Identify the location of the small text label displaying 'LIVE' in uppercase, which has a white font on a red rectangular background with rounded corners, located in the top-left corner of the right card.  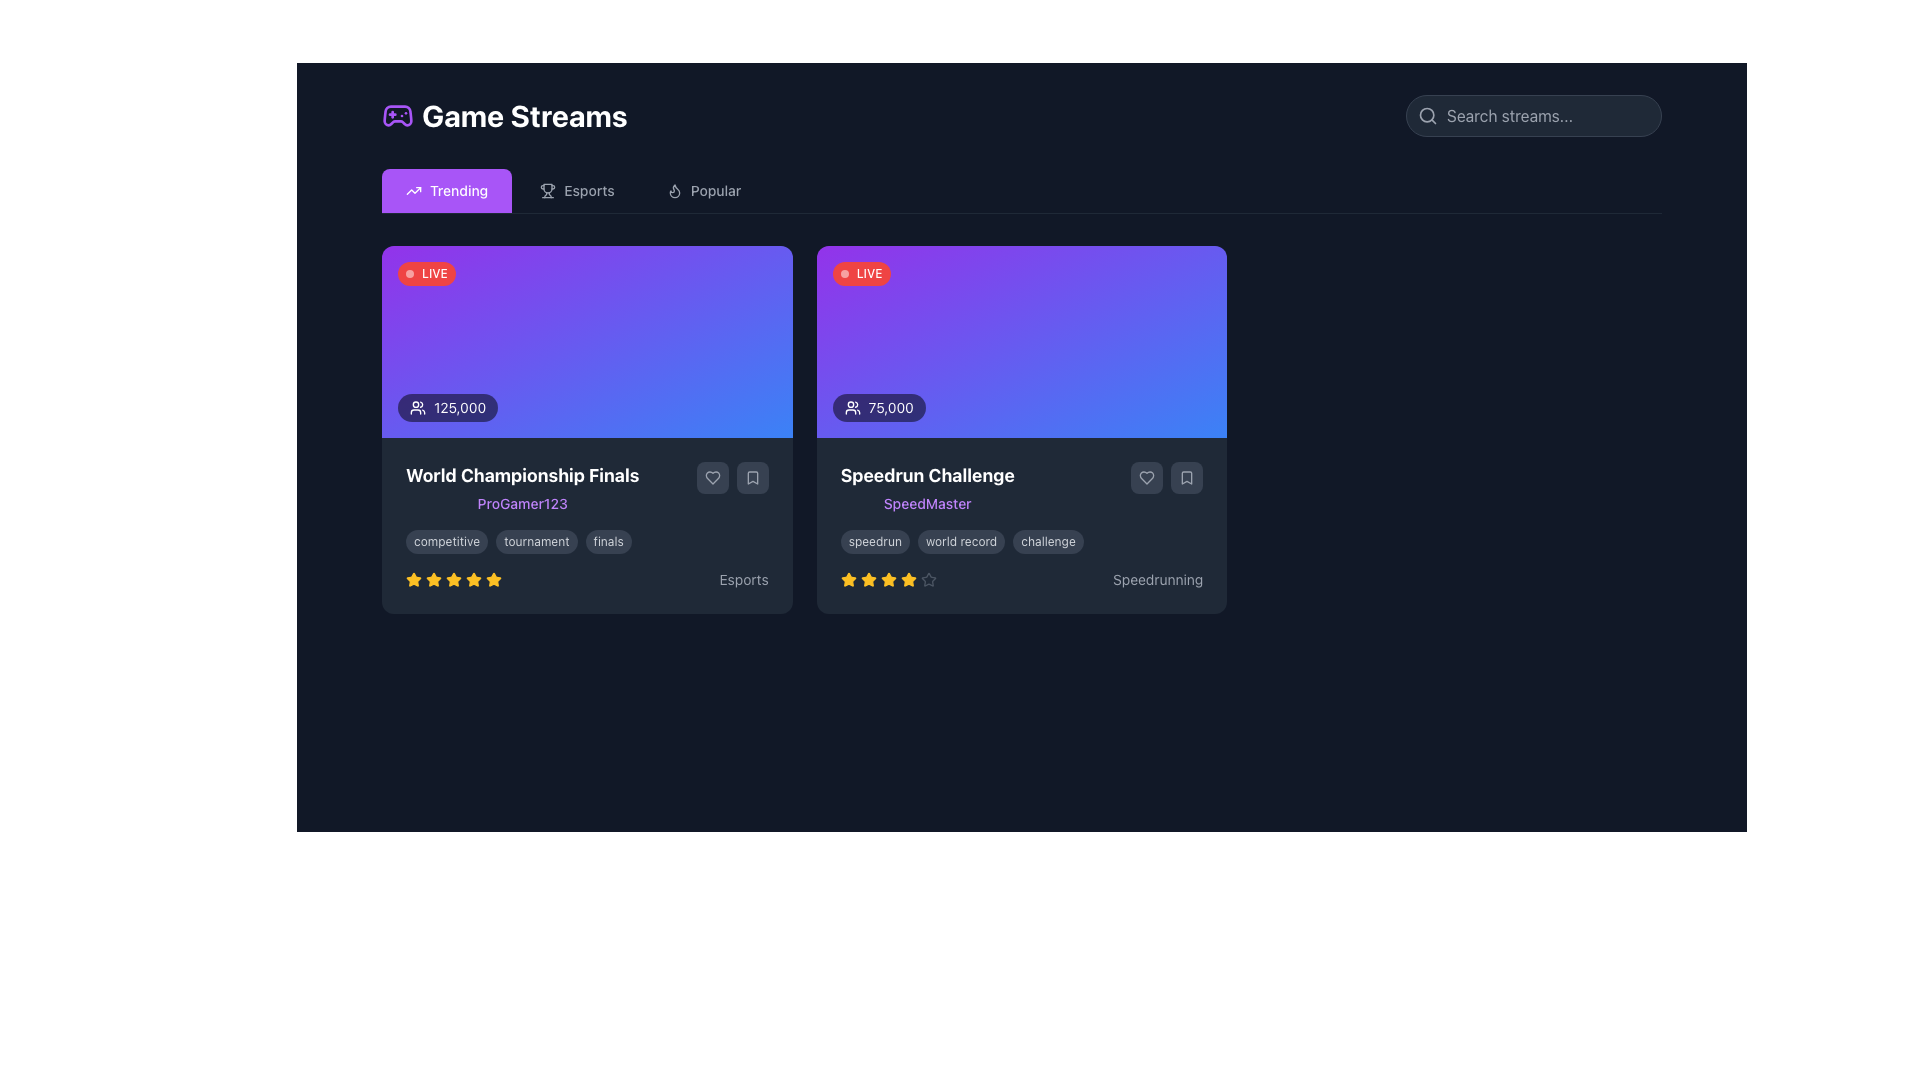
(869, 273).